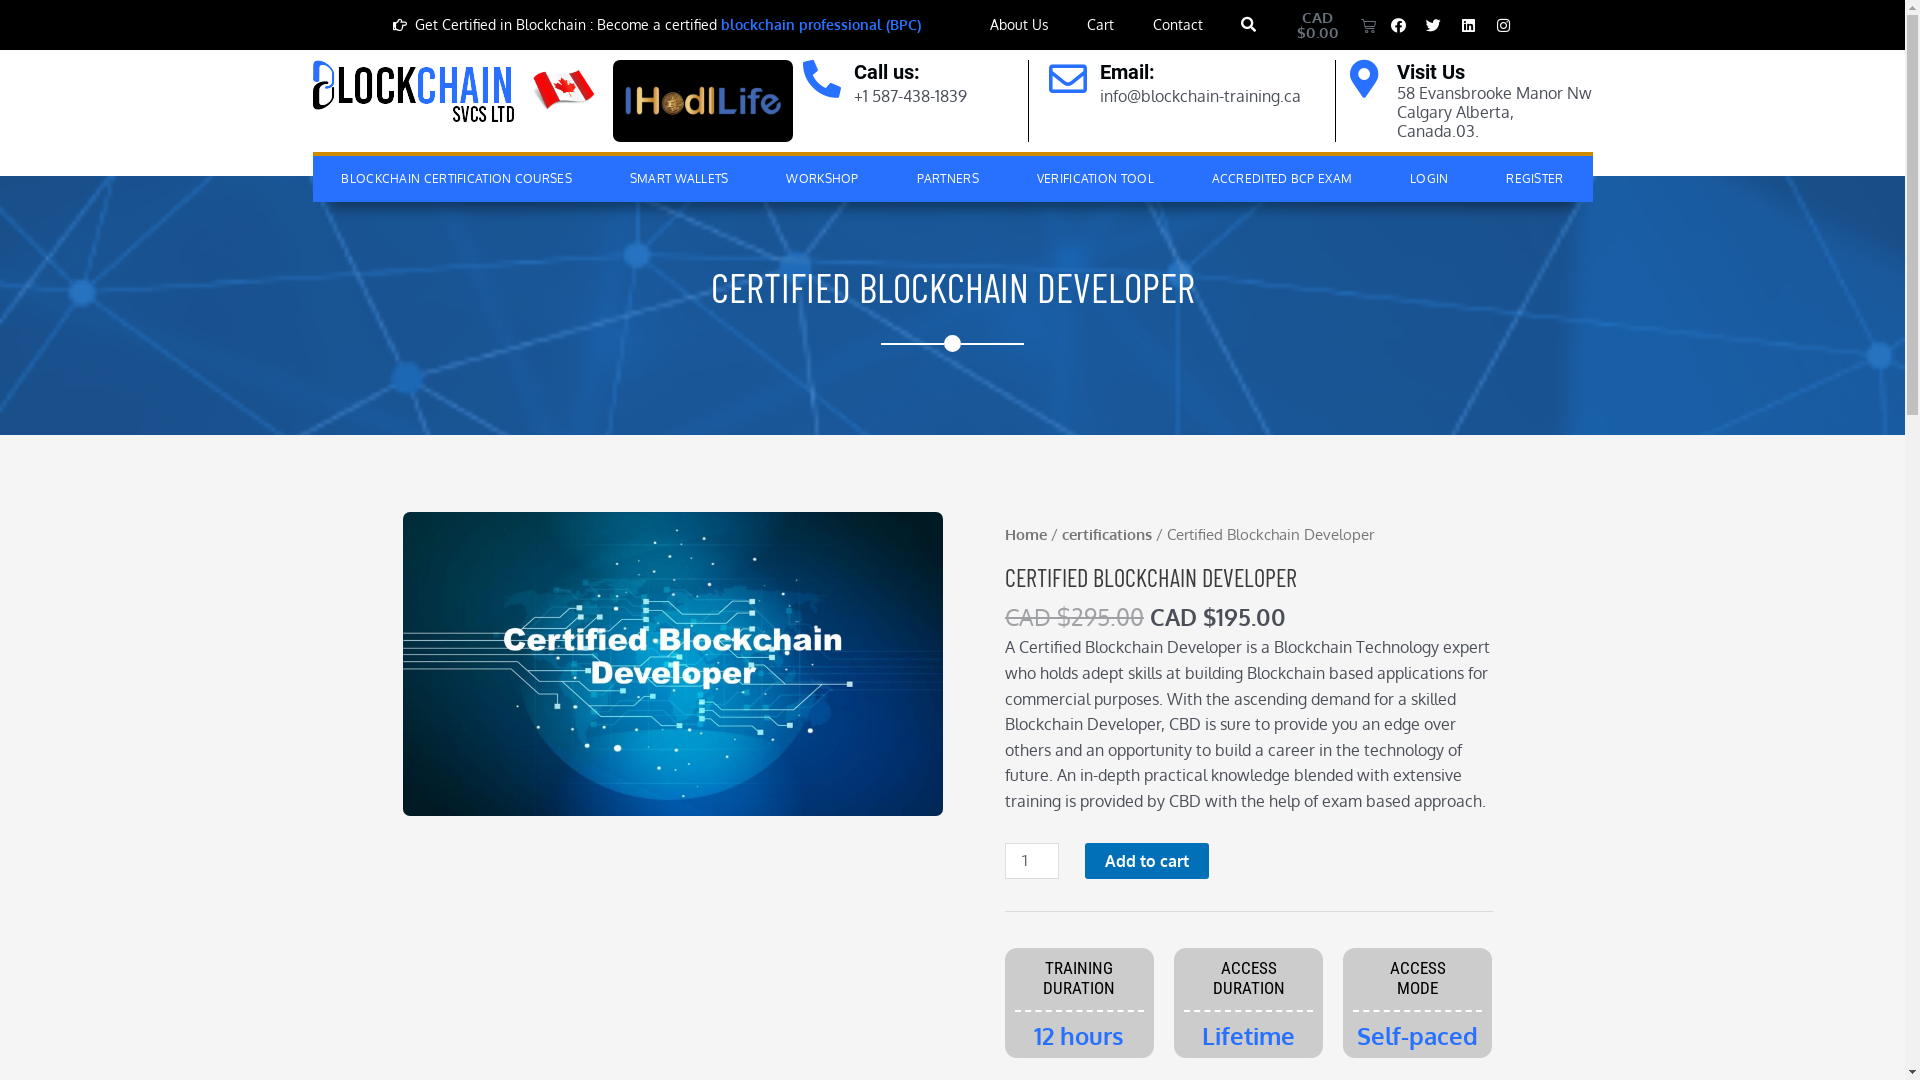 Image resolution: width=1920 pixels, height=1080 pixels. Describe the element at coordinates (1074, 24) in the screenshot. I see `'Cart'` at that location.